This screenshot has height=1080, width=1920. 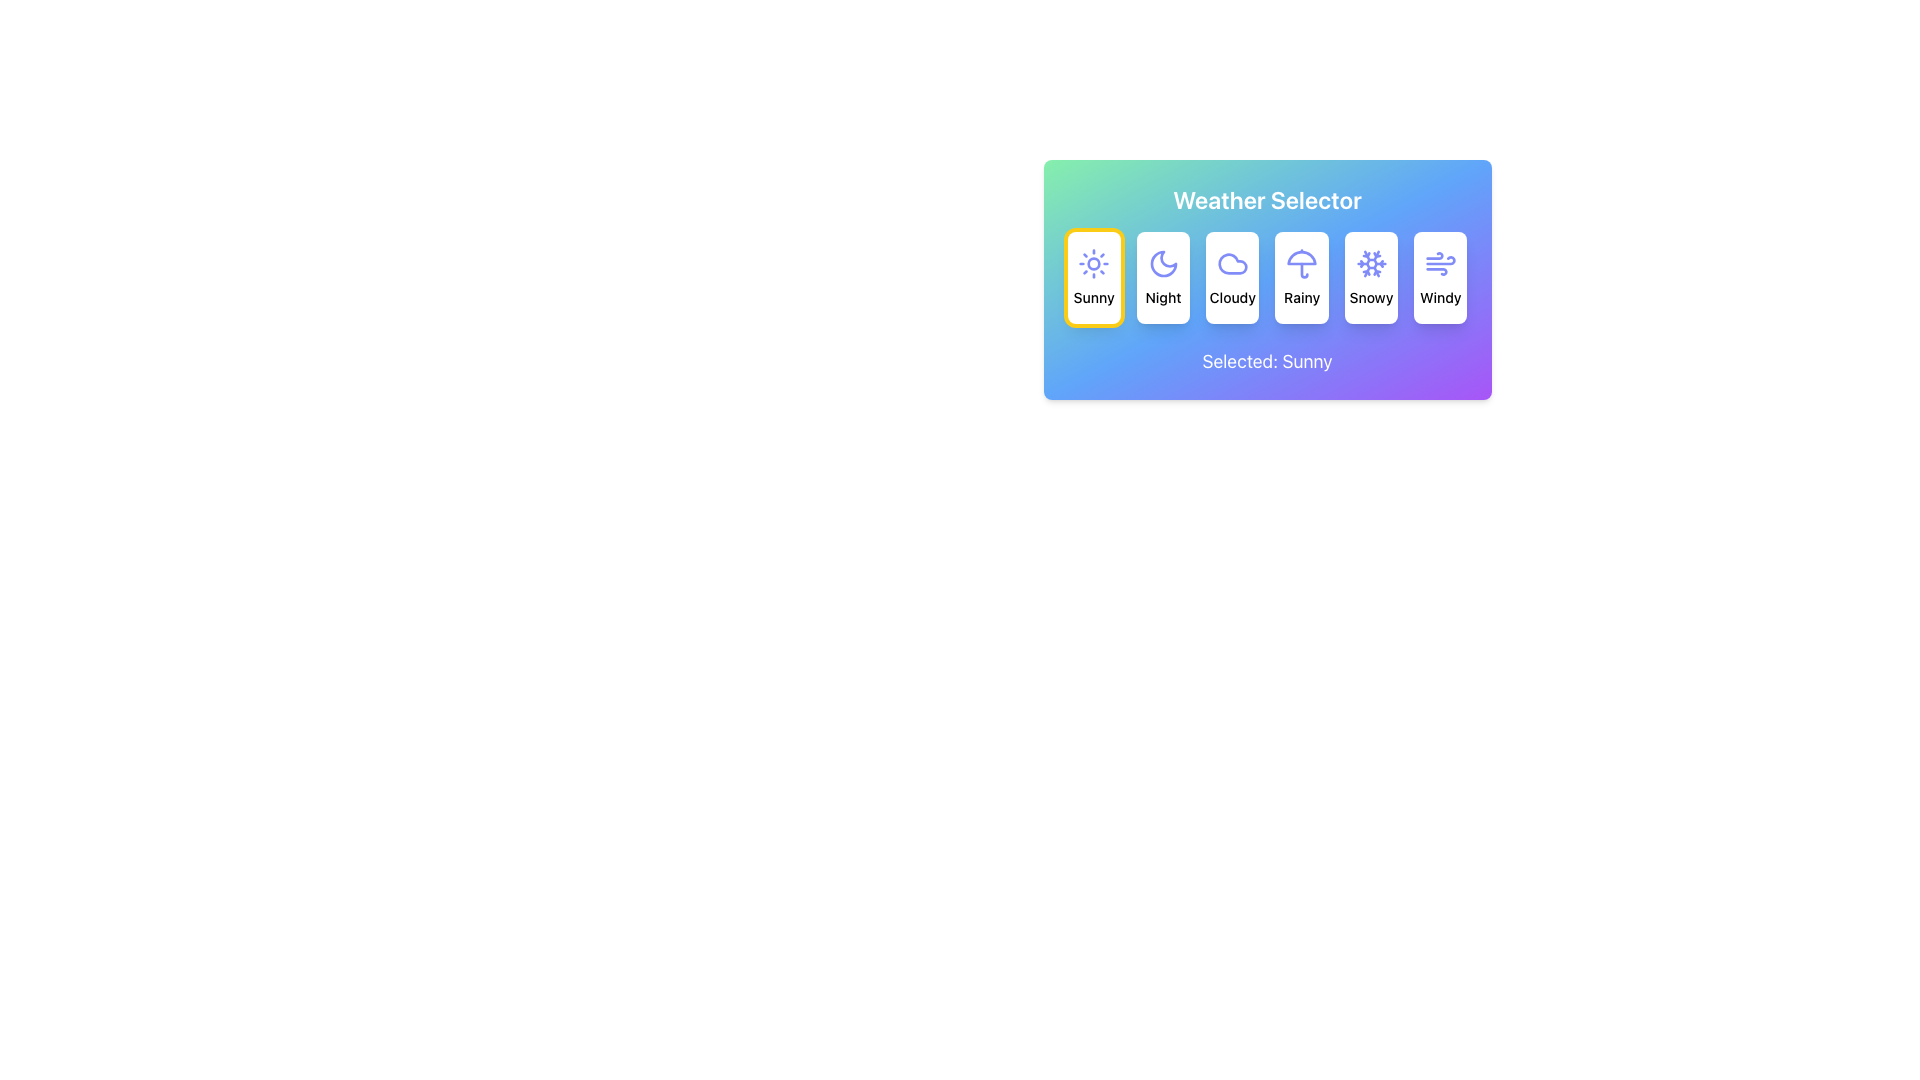 I want to click on the 'Snowy' weather condition button, which is the fifth item in the weather options grid menu, so click(x=1370, y=277).